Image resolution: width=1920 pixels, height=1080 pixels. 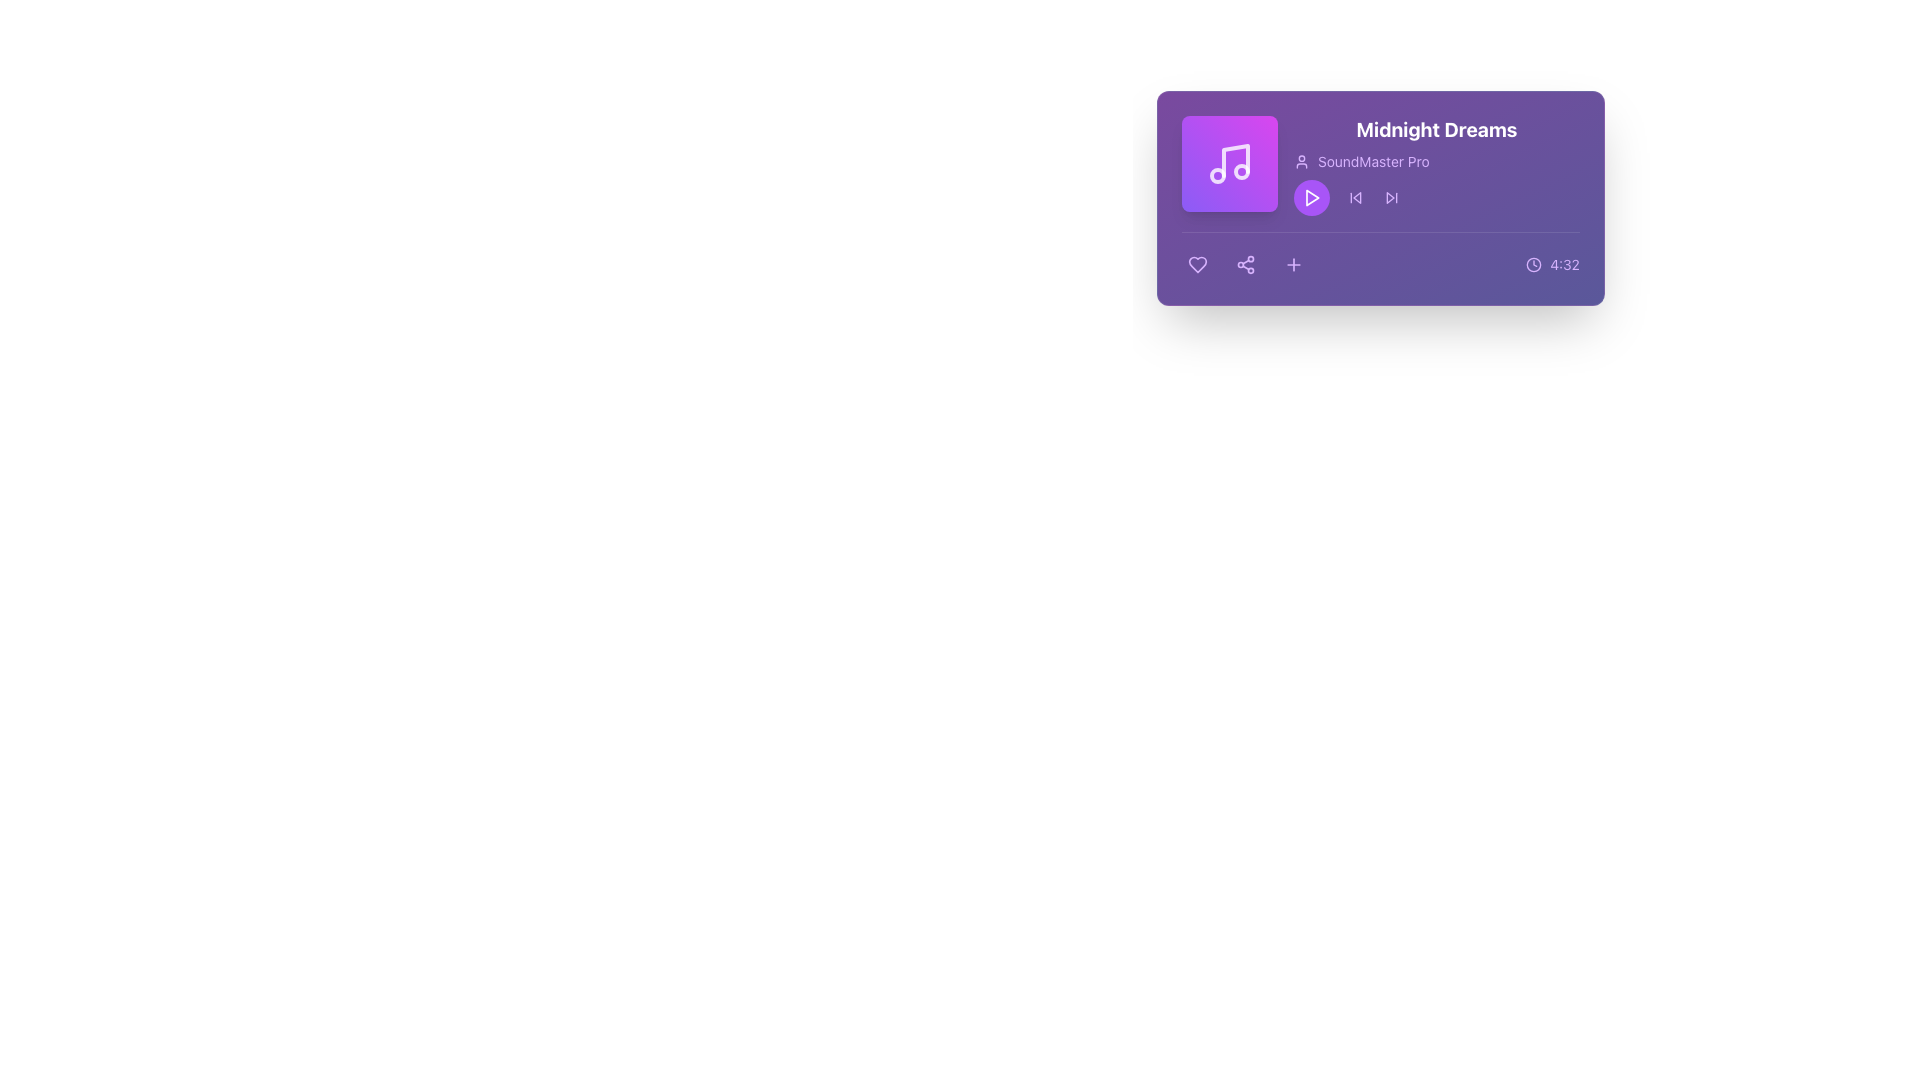 I want to click on the rounded button with a small purple plus icon, so click(x=1294, y=264).